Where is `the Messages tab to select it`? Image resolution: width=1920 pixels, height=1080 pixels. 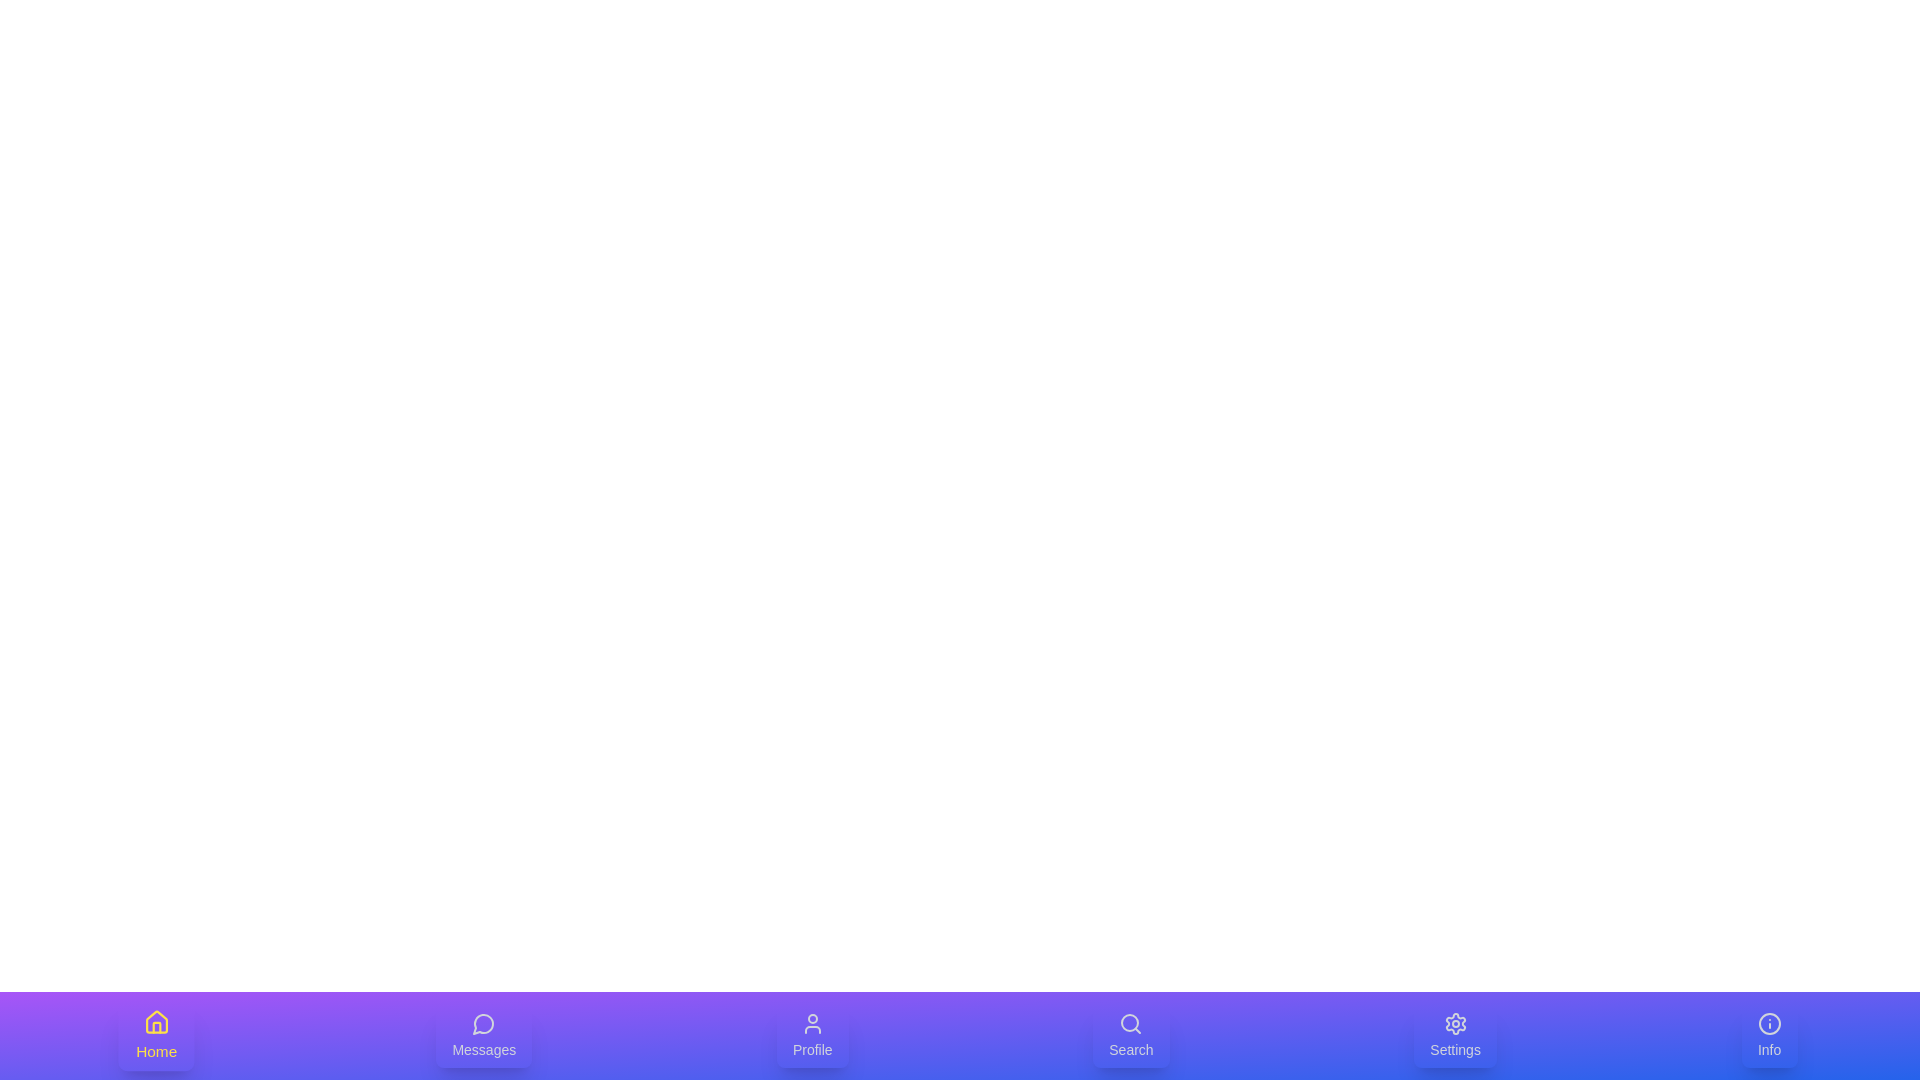
the Messages tab to select it is located at coordinates (484, 1035).